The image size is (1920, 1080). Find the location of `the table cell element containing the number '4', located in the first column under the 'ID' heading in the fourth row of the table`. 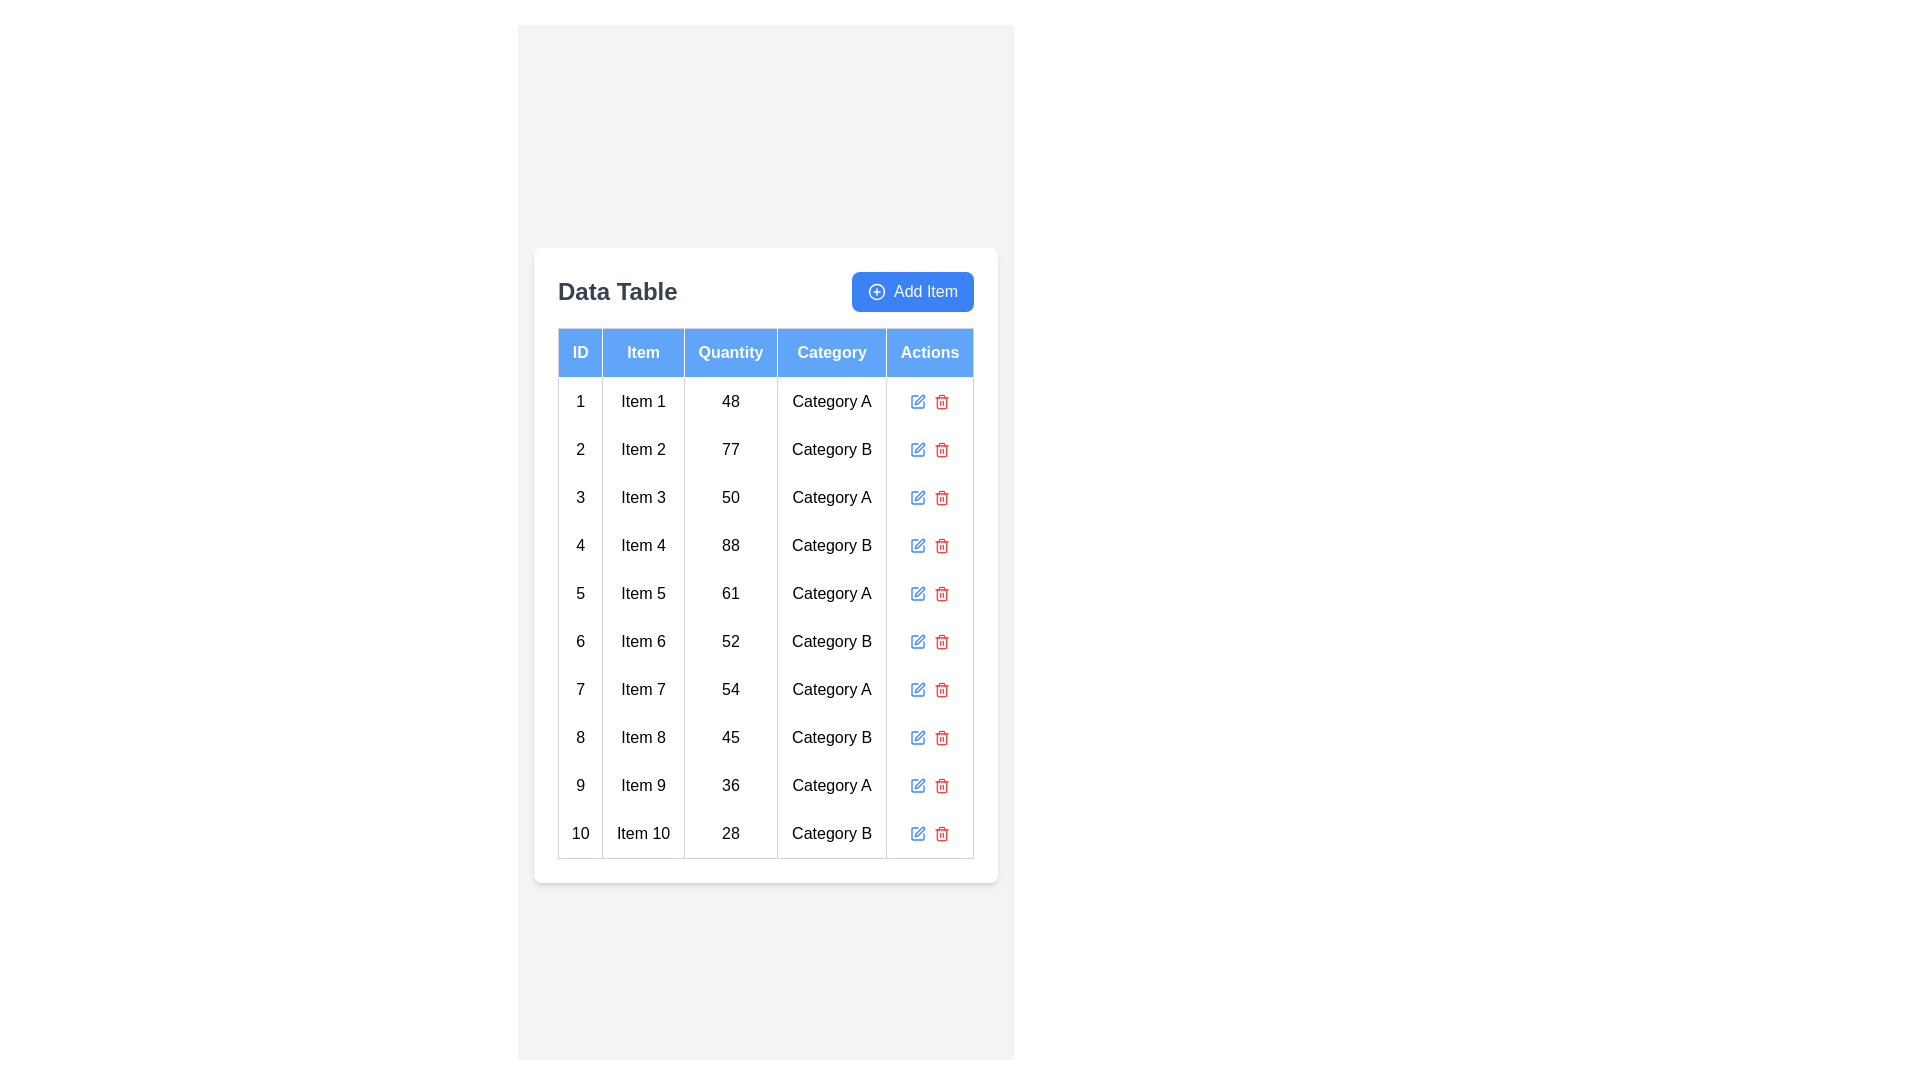

the table cell element containing the number '4', located in the first column under the 'ID' heading in the fourth row of the table is located at coordinates (579, 545).